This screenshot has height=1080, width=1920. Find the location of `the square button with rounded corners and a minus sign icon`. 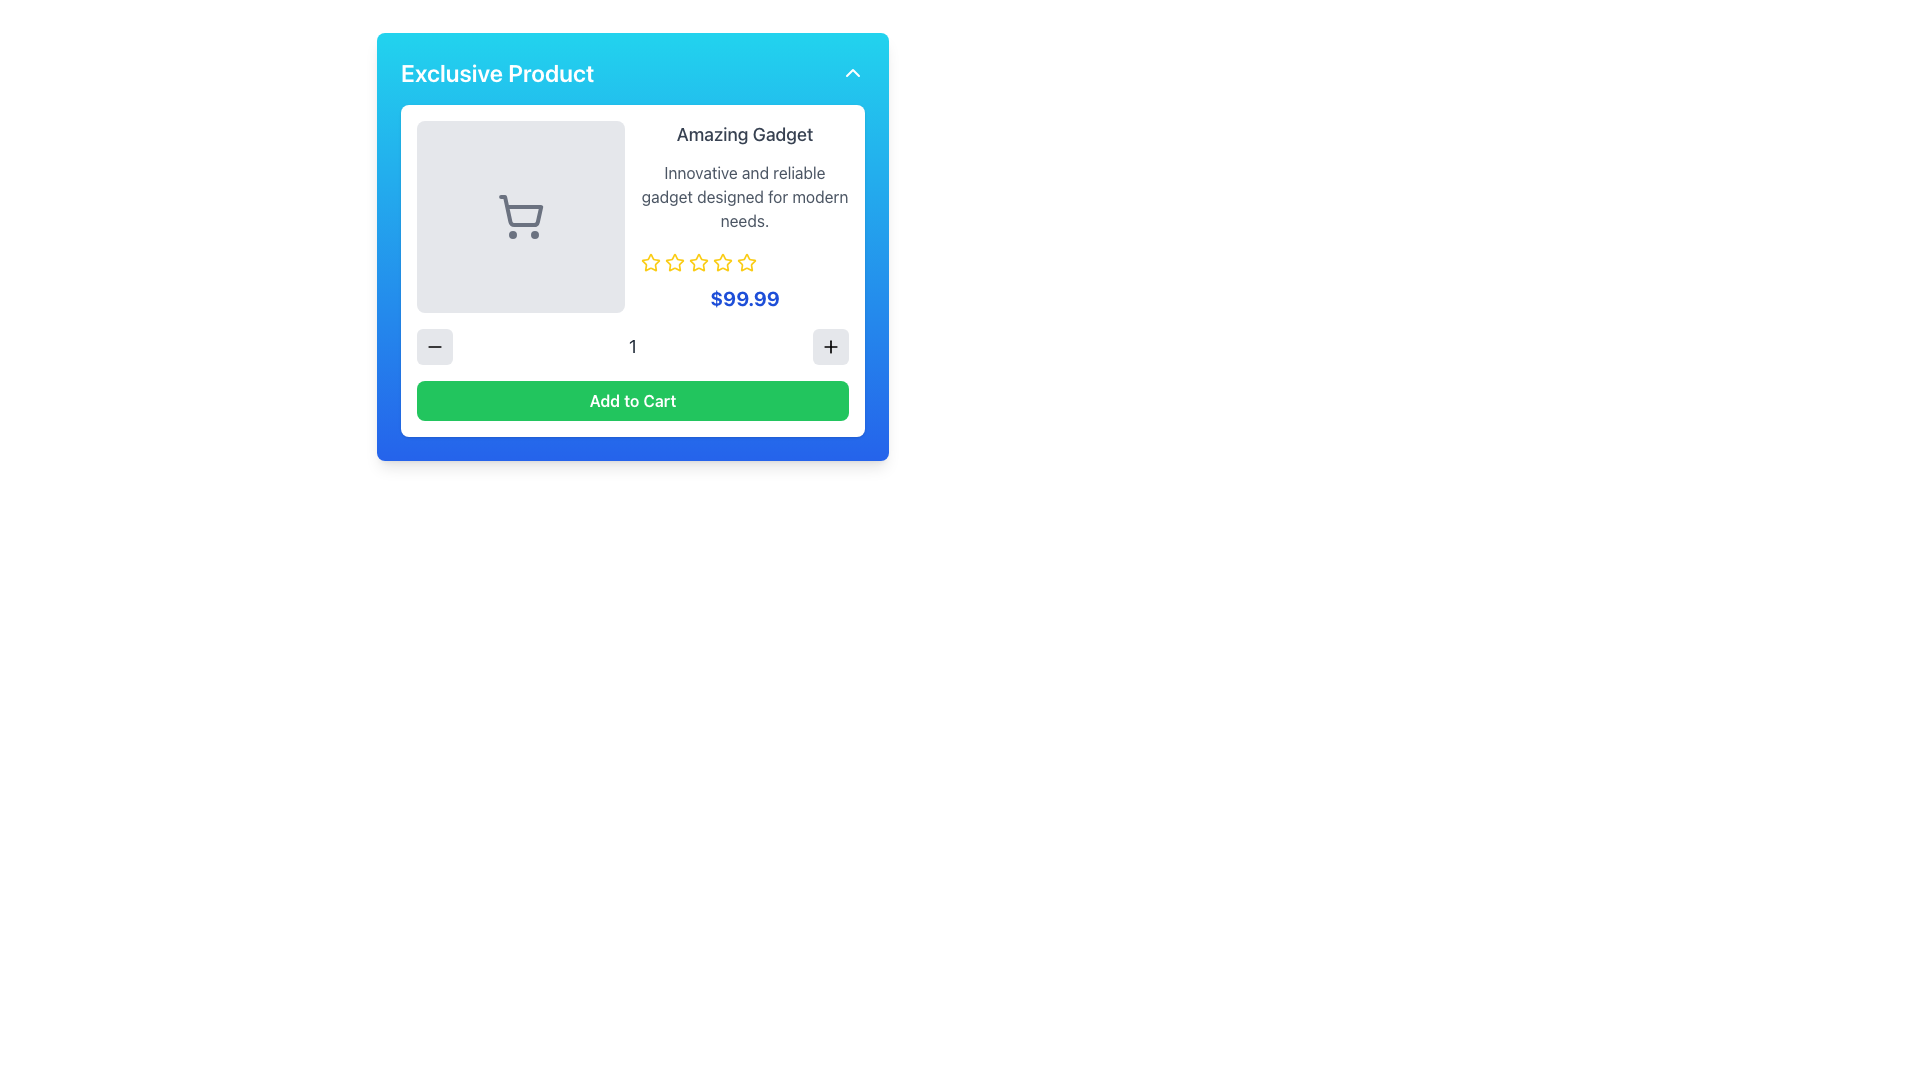

the square button with rounded corners and a minus sign icon is located at coordinates (434, 346).